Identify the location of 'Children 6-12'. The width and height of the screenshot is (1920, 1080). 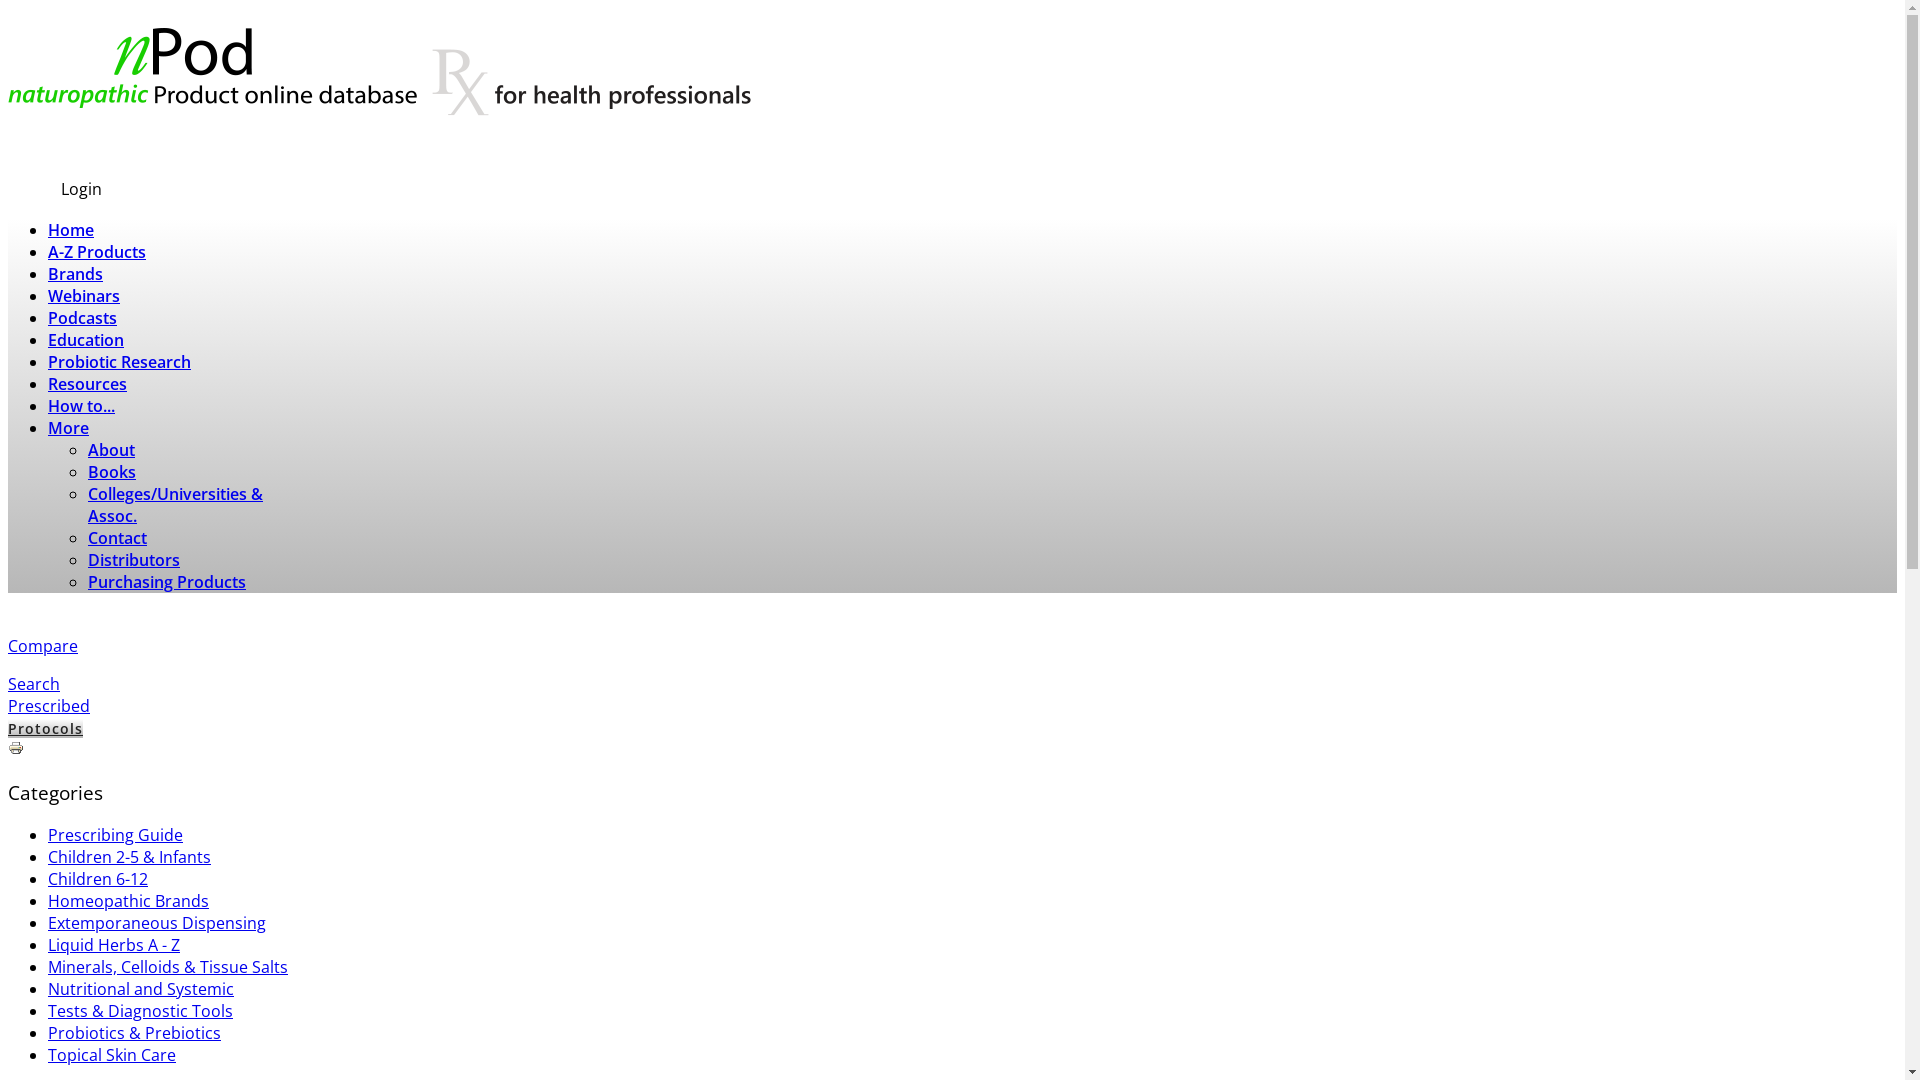
(48, 878).